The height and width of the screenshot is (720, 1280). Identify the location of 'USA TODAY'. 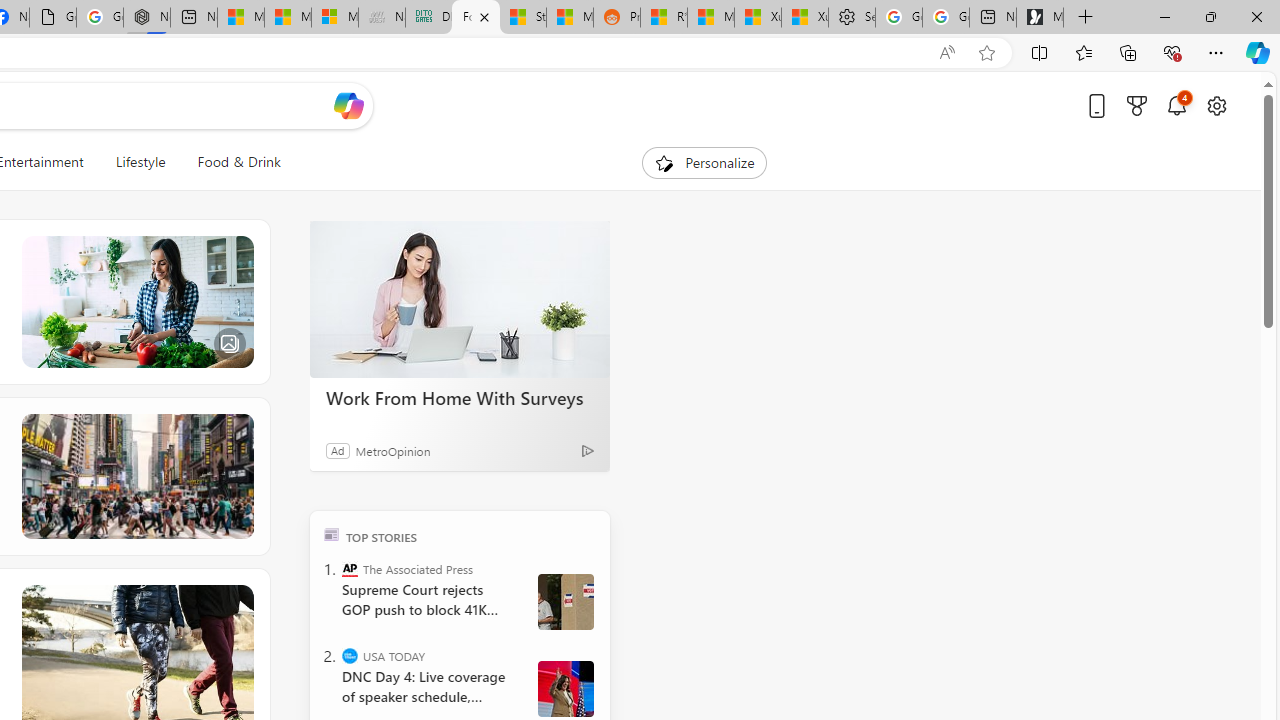
(350, 655).